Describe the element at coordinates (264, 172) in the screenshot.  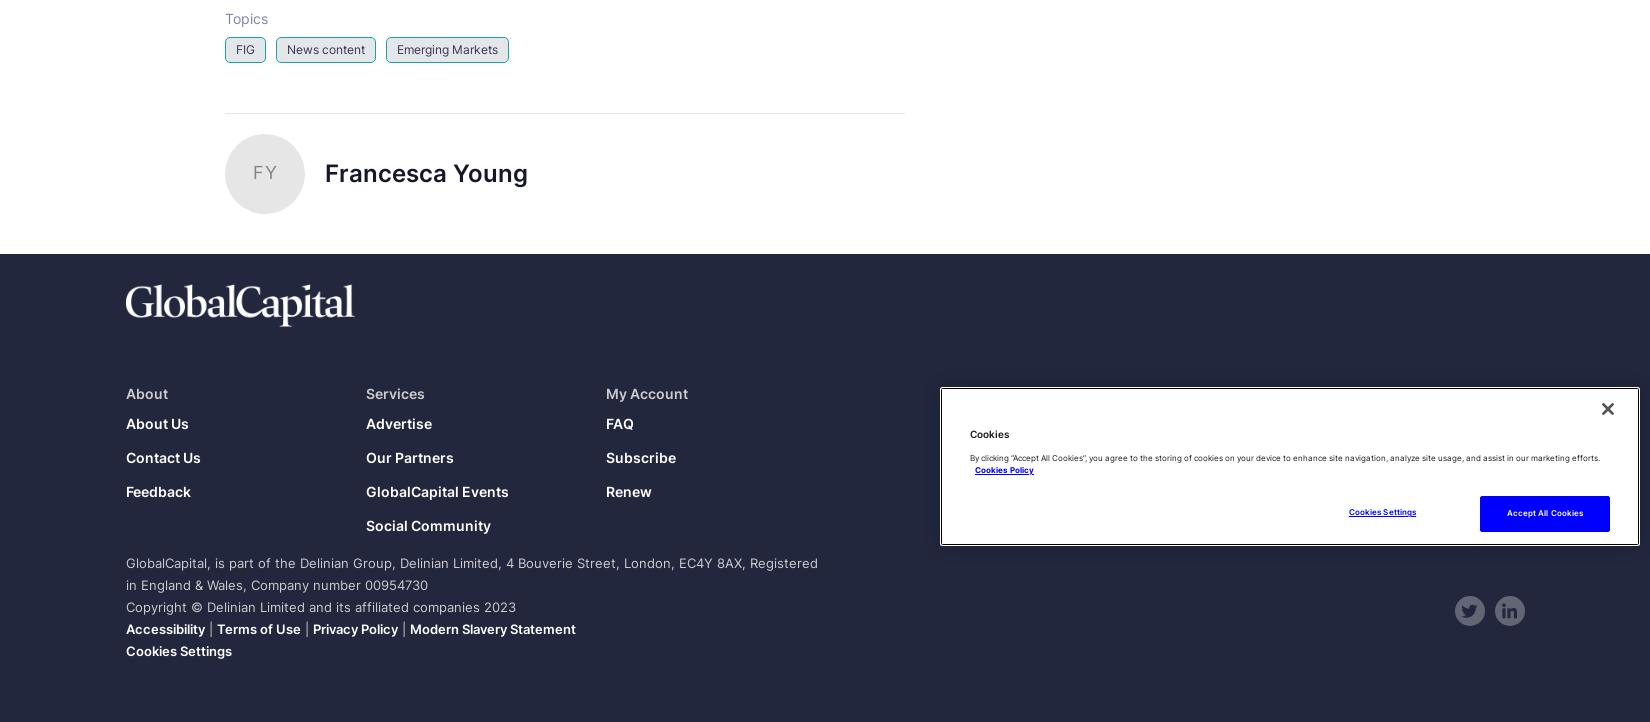
I see `'FY'` at that location.